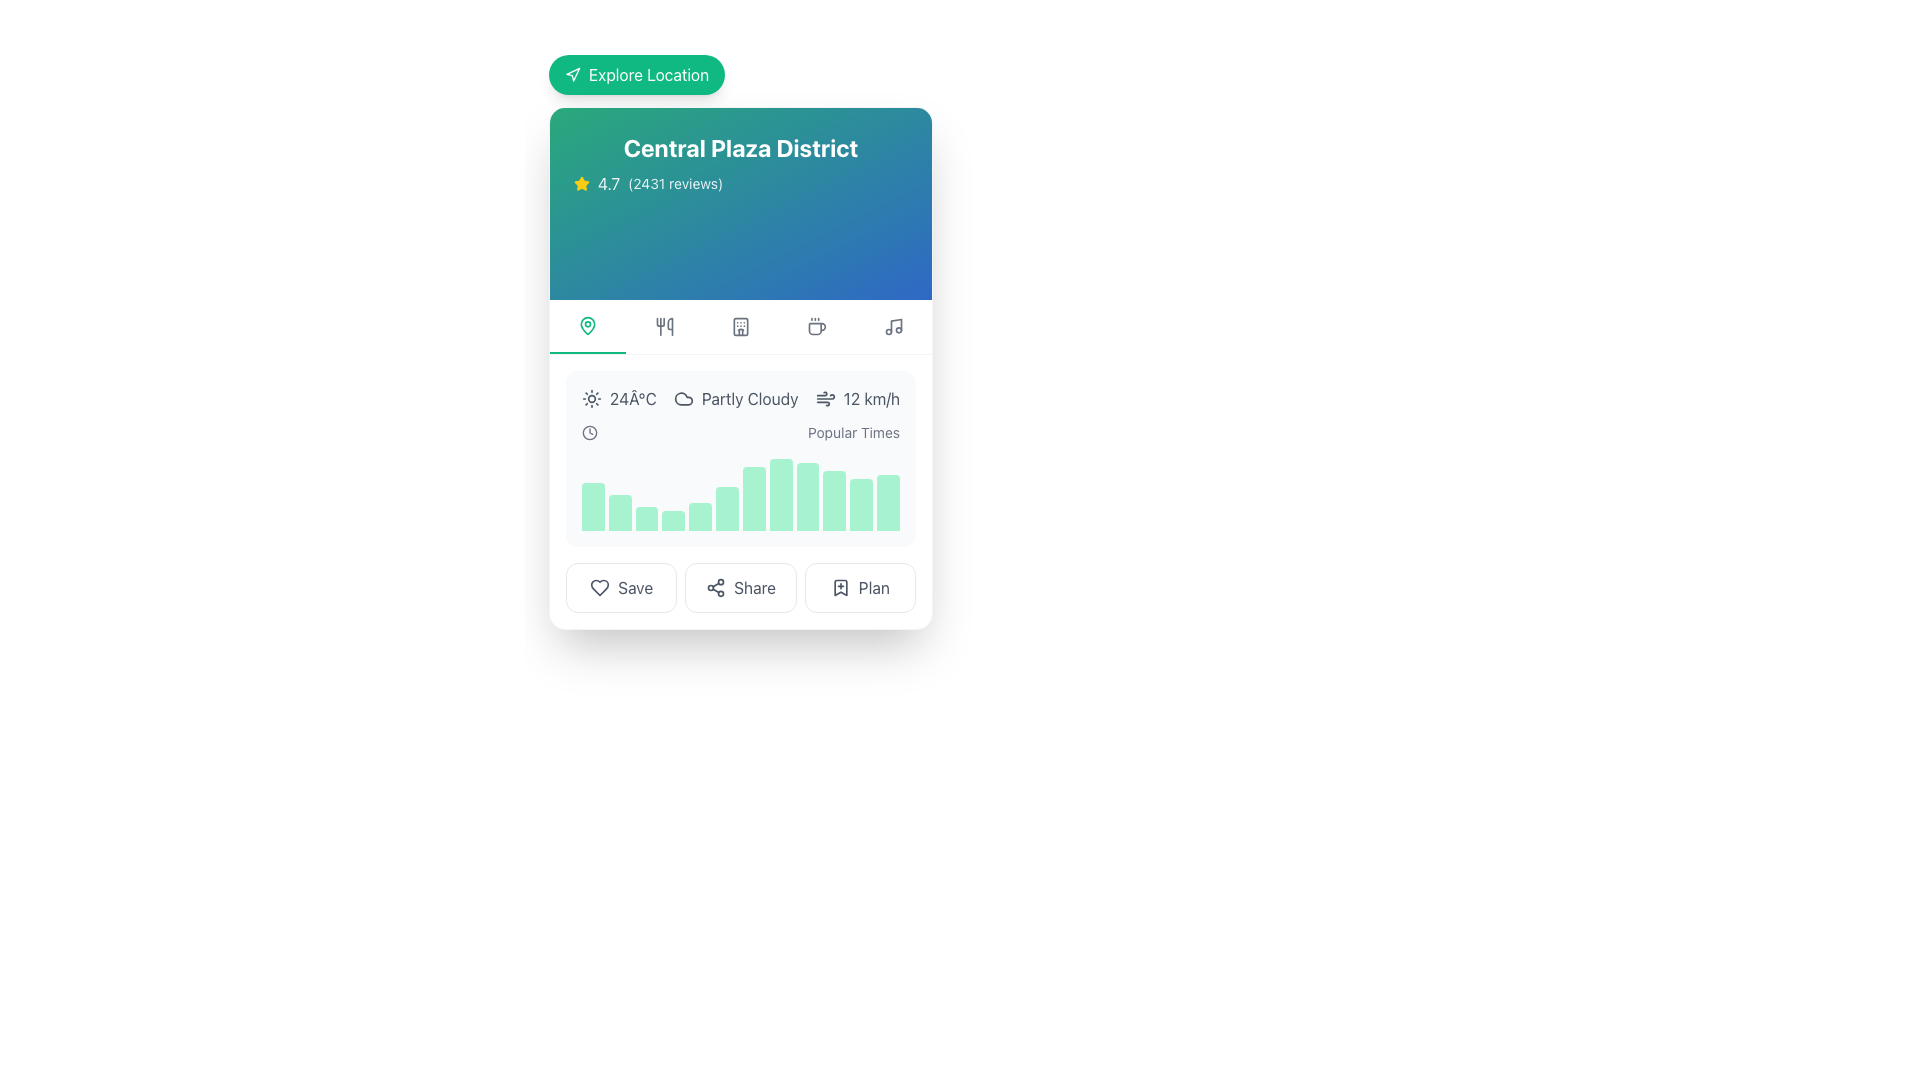 The width and height of the screenshot is (1920, 1080). What do you see at coordinates (739, 398) in the screenshot?
I see `the weather details informational display located below the title 'Central Plaza District' and above the 'Popular Times' graph` at bounding box center [739, 398].